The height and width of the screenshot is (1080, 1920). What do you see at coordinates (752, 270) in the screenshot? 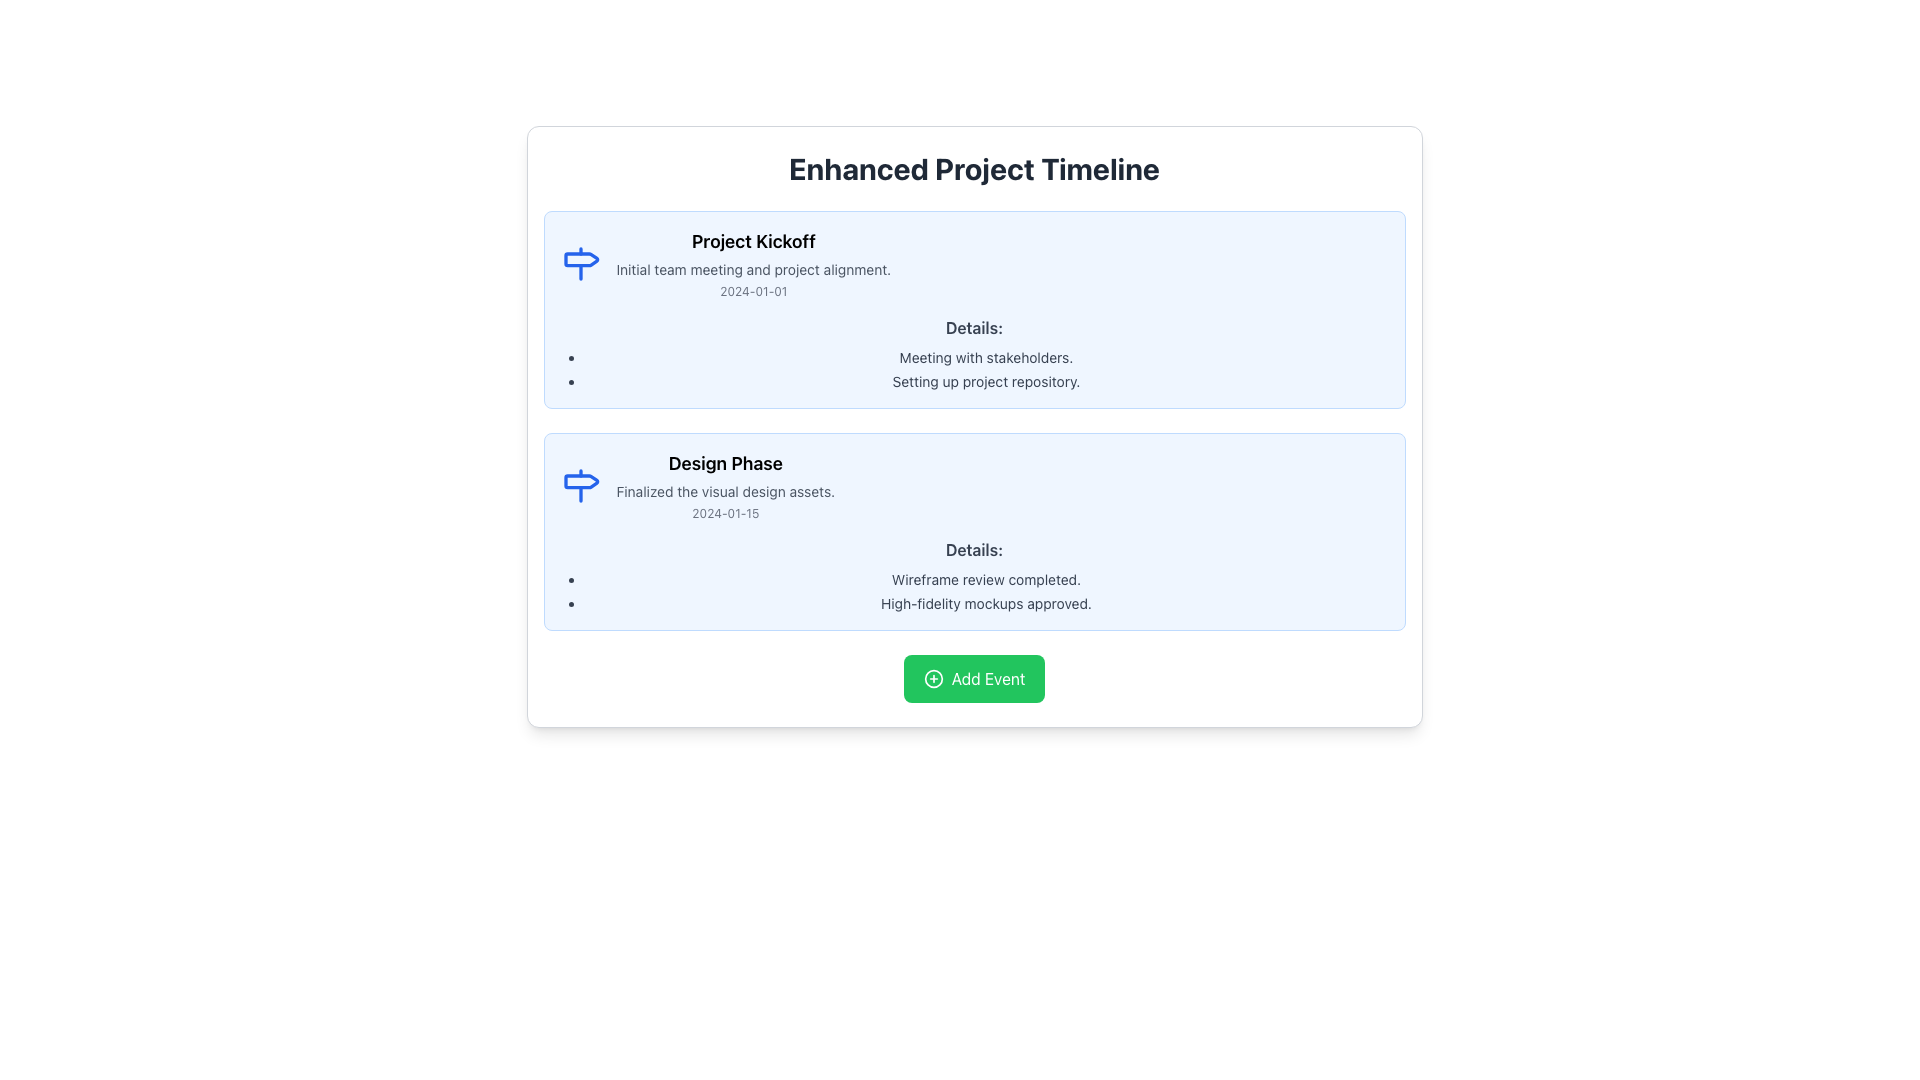
I see `the text label providing a summary of the main topic 'Project Kickoff', located below the main title and above the date '2024-01-01'` at bounding box center [752, 270].